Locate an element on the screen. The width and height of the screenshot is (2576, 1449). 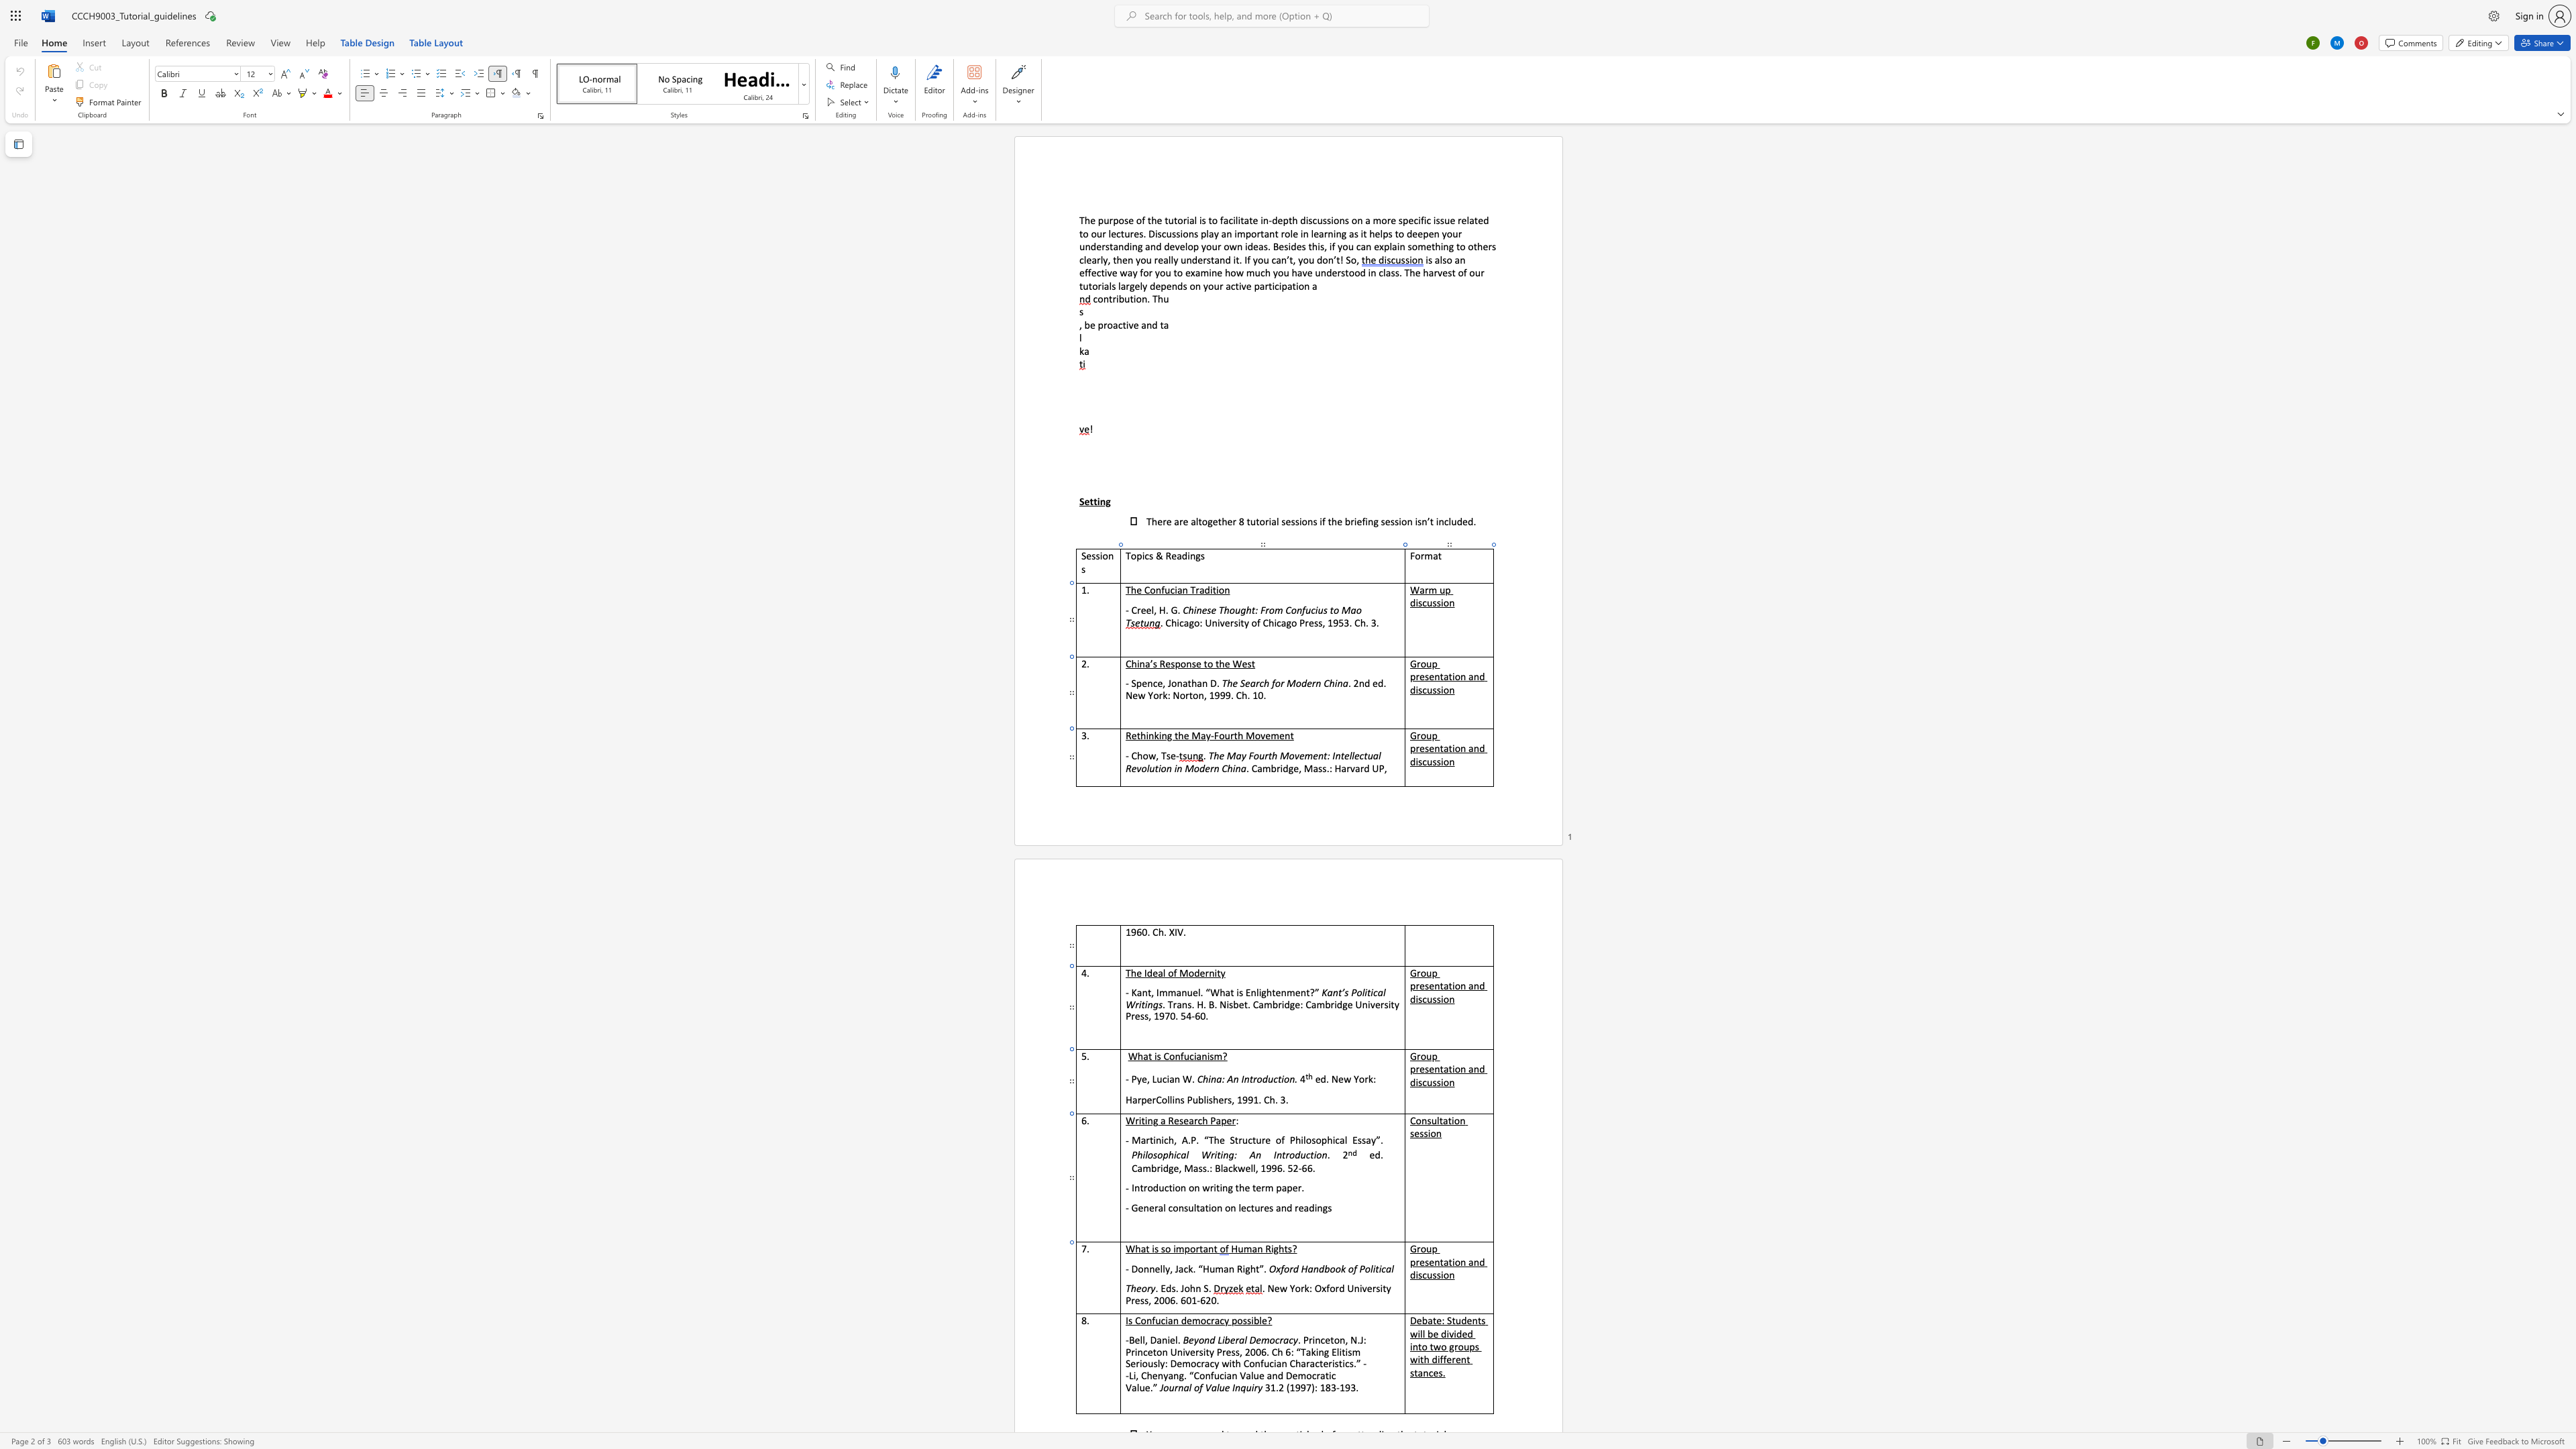
the 1th character "G" in the text is located at coordinates (1413, 1055).